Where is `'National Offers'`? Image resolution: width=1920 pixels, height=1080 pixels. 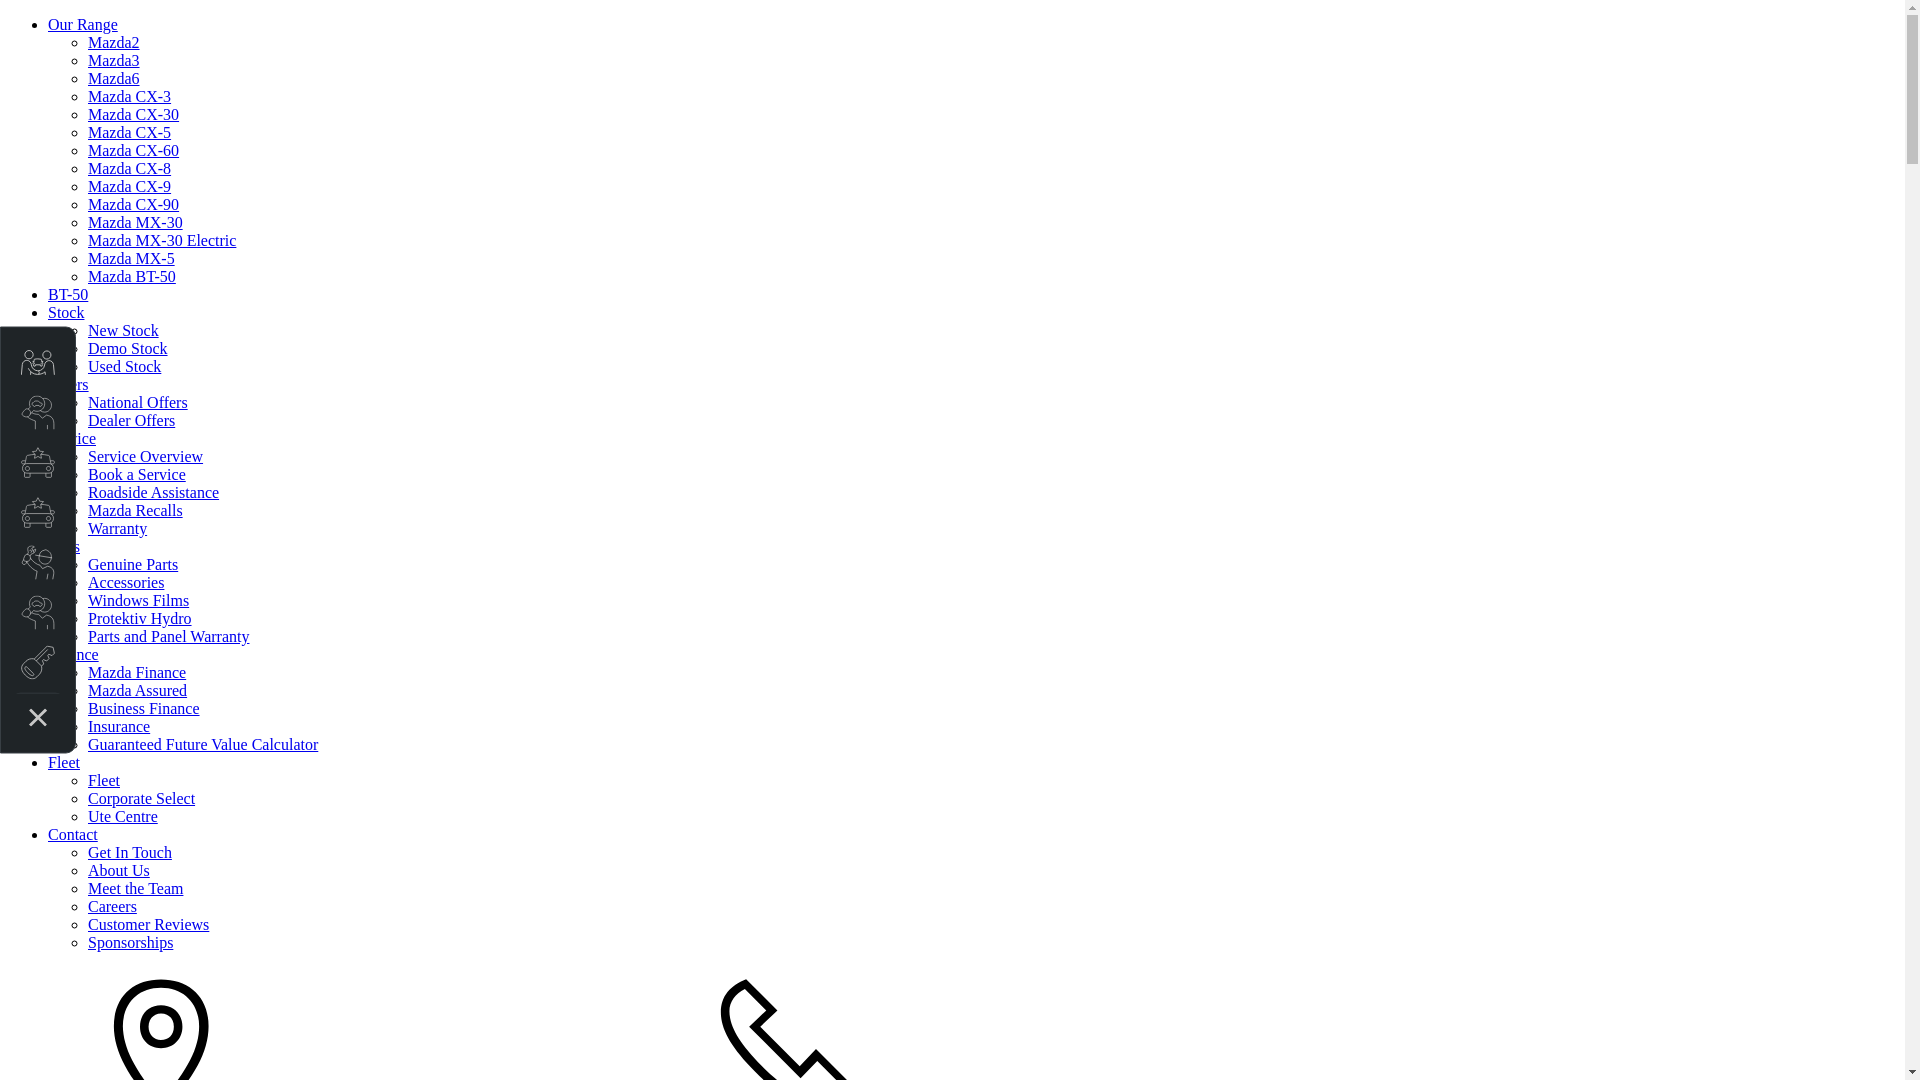 'National Offers' is located at coordinates (86, 402).